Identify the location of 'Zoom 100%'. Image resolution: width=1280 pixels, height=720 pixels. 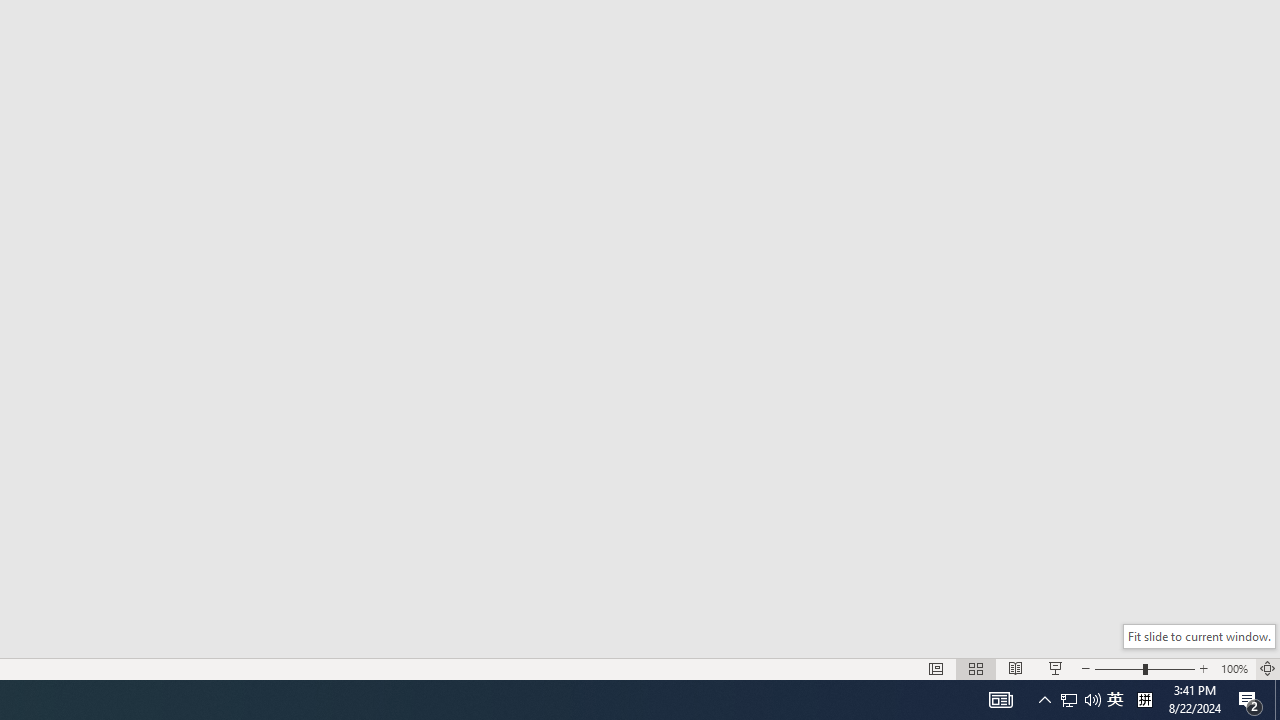
(1233, 669).